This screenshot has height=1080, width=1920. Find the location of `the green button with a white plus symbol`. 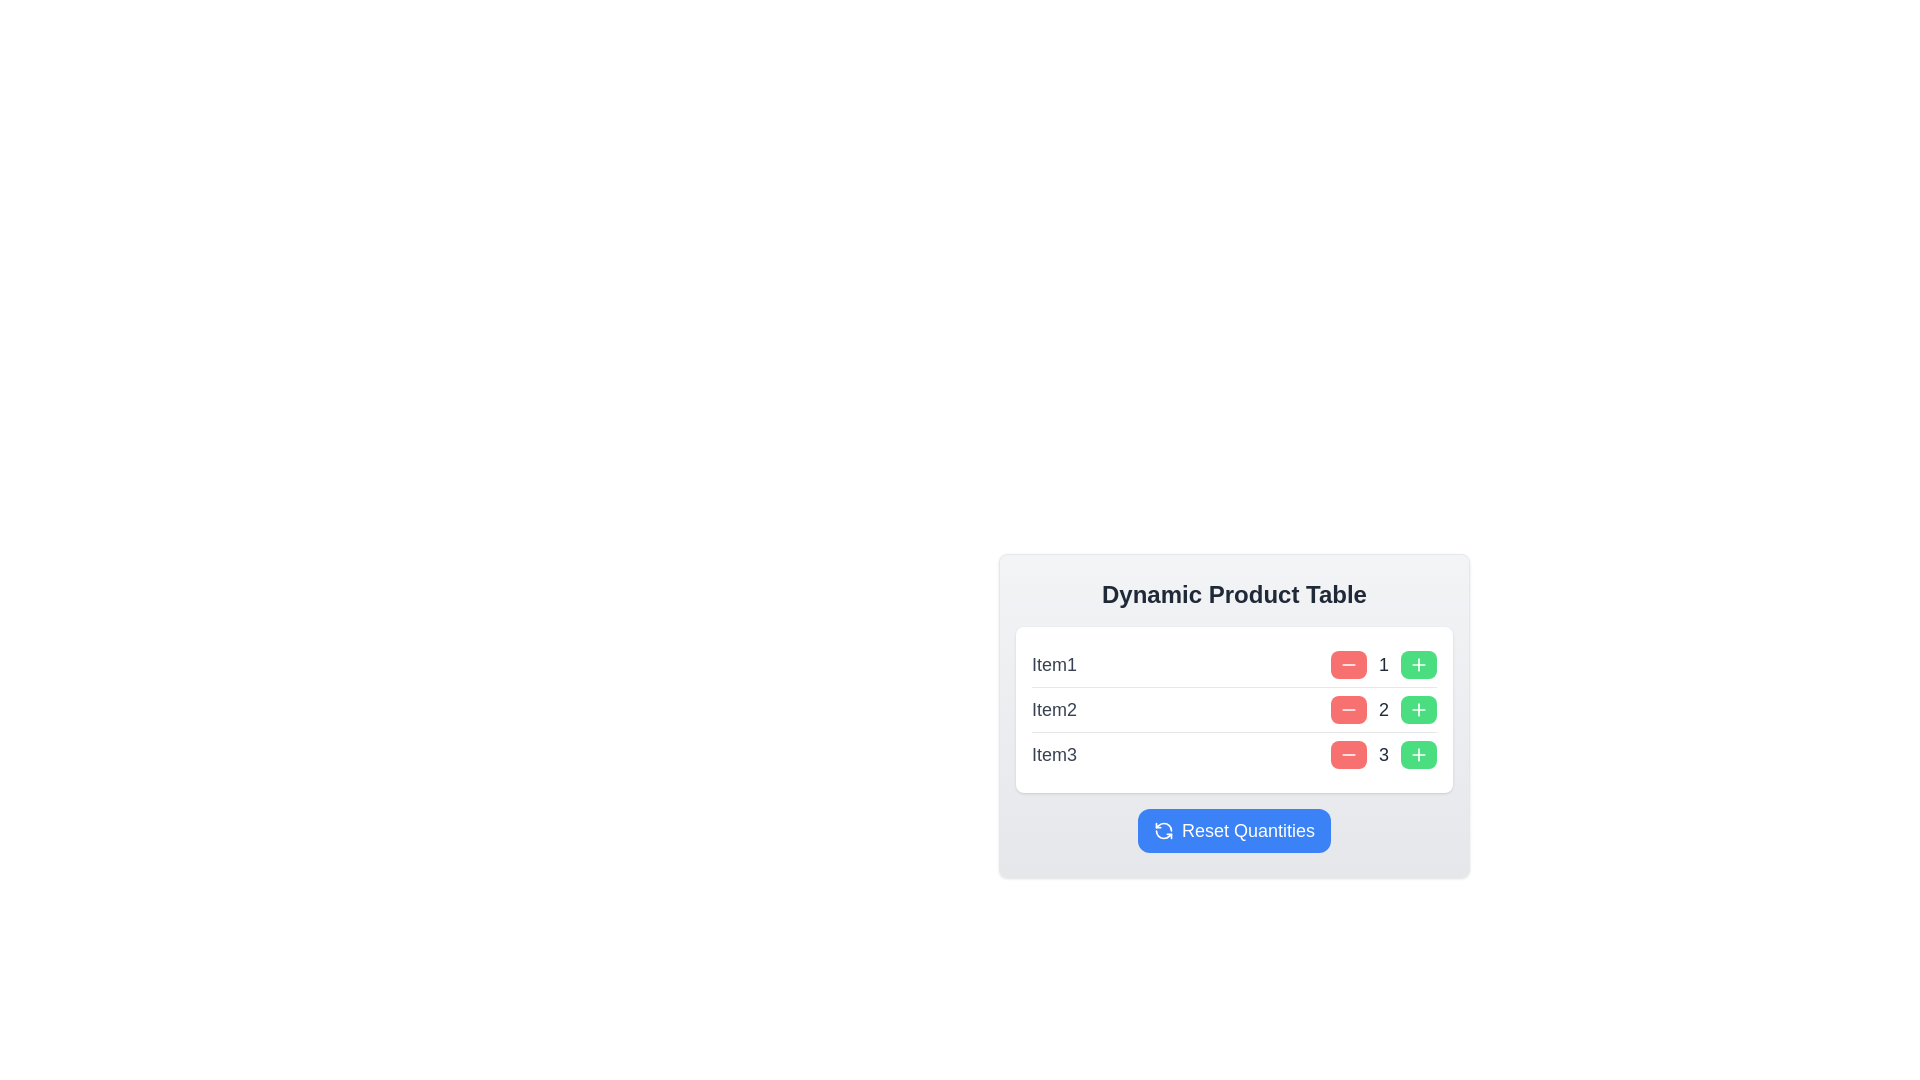

the green button with a white plus symbol is located at coordinates (1418, 708).